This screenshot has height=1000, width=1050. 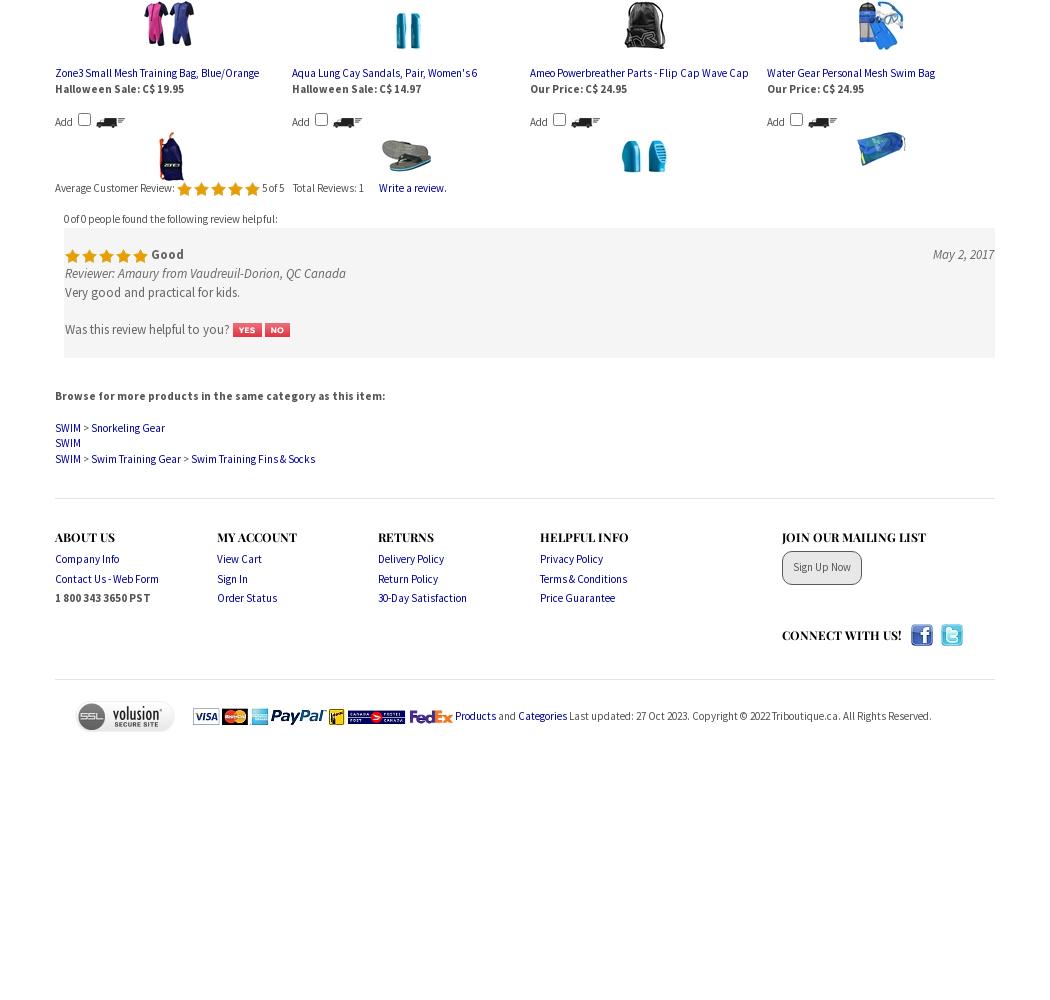 I want to click on '5', so click(x=261, y=187).